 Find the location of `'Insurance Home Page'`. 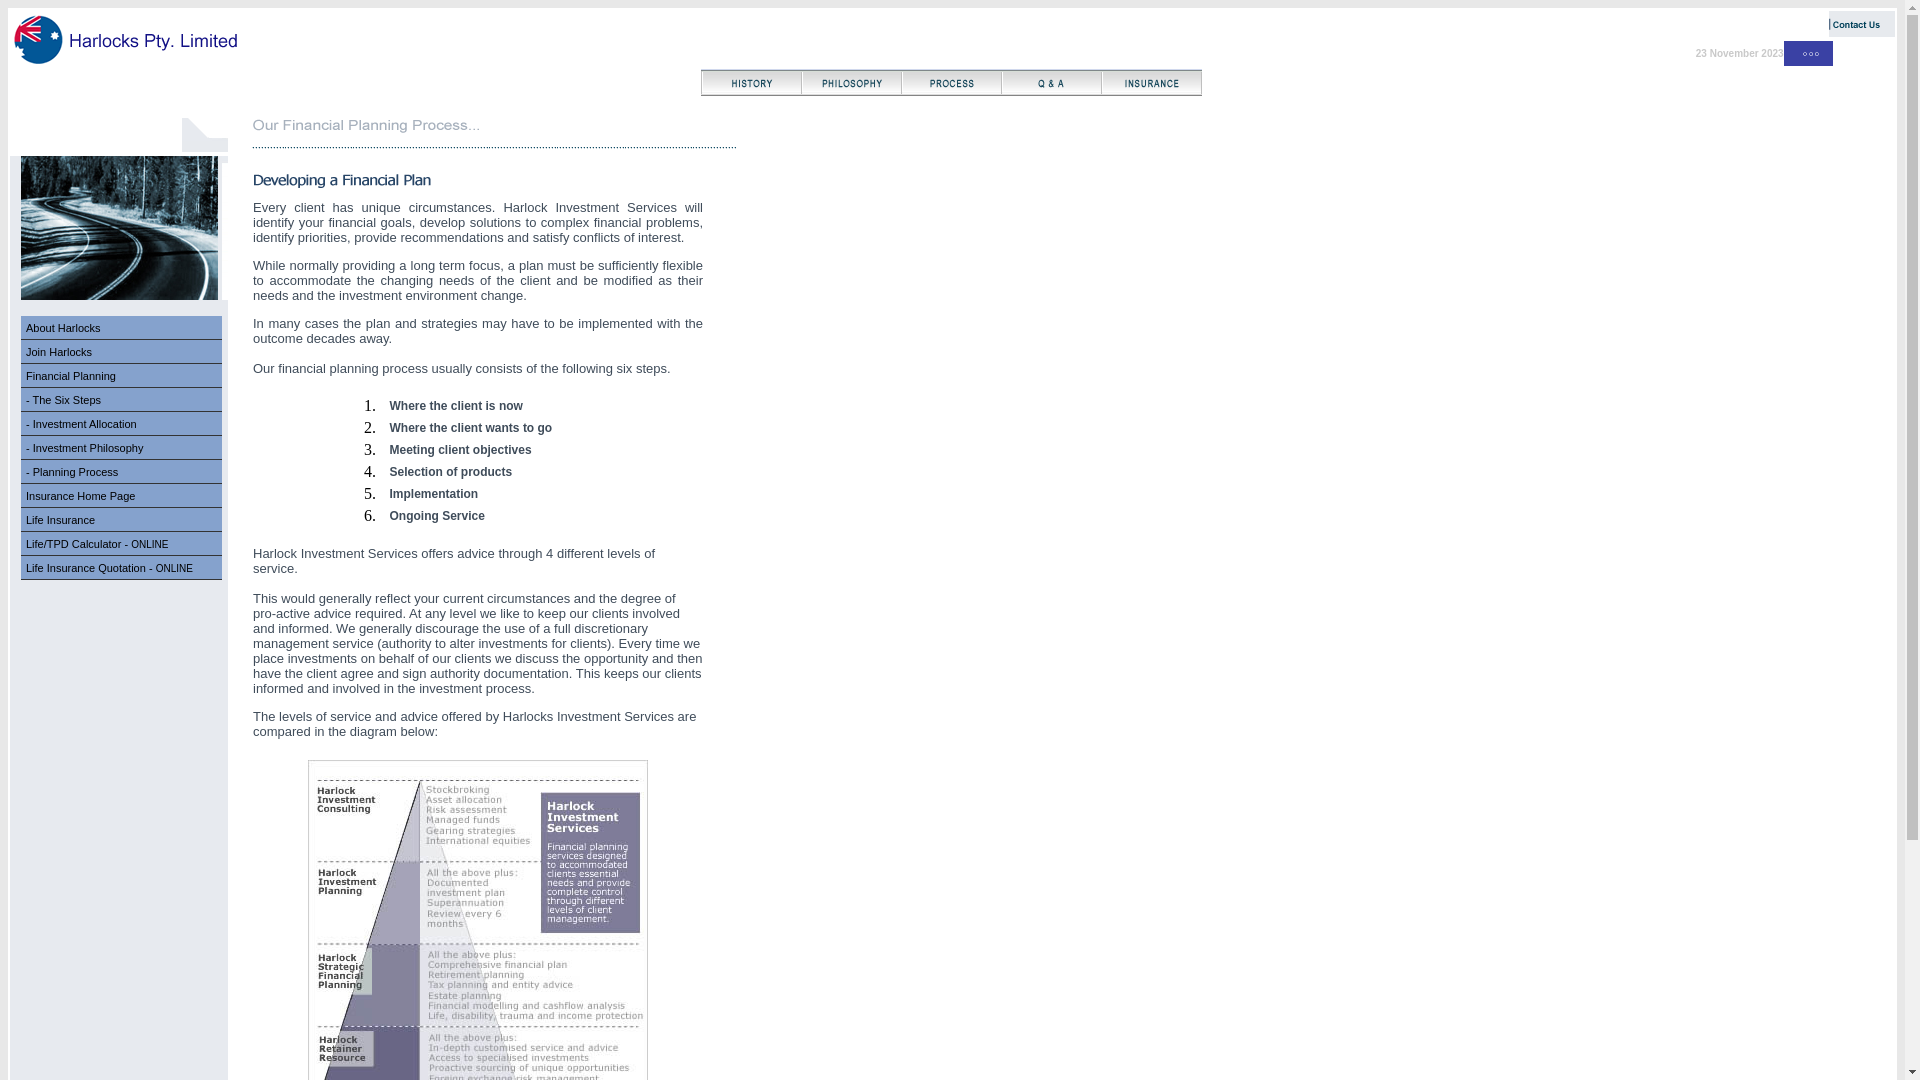

'Insurance Home Page' is located at coordinates (120, 495).